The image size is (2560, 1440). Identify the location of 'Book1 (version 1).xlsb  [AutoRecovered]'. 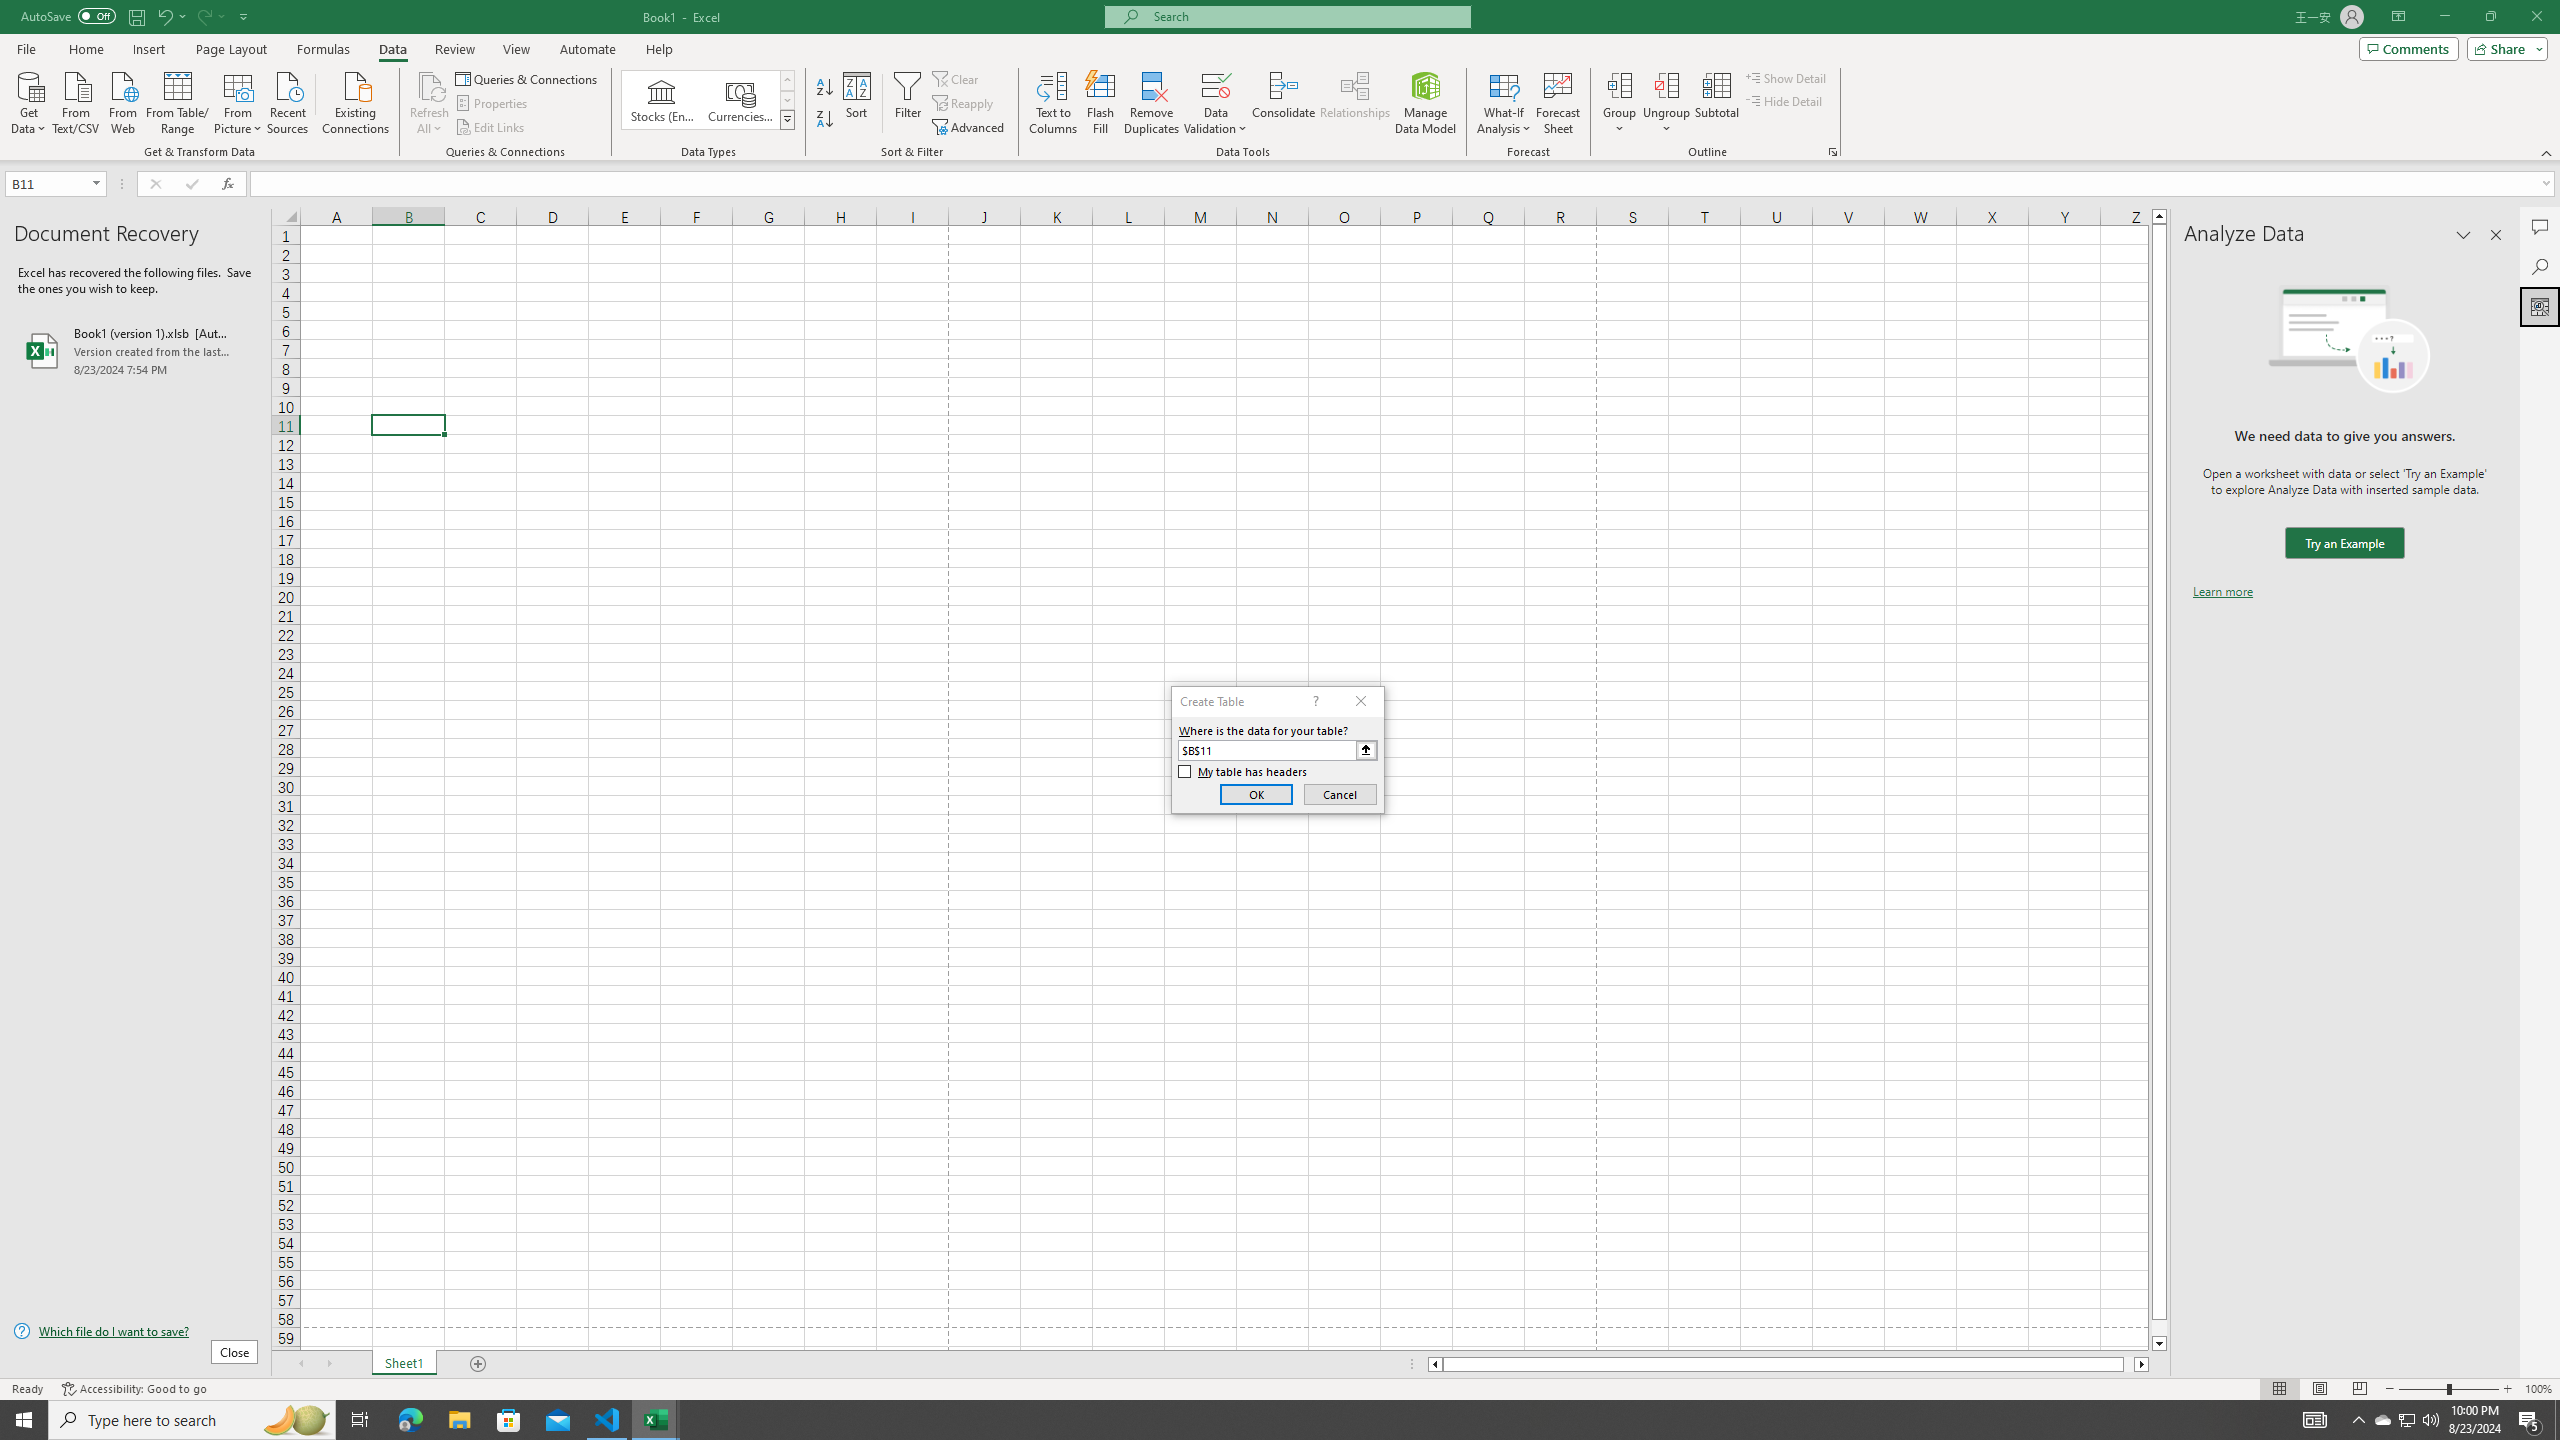
(134, 349).